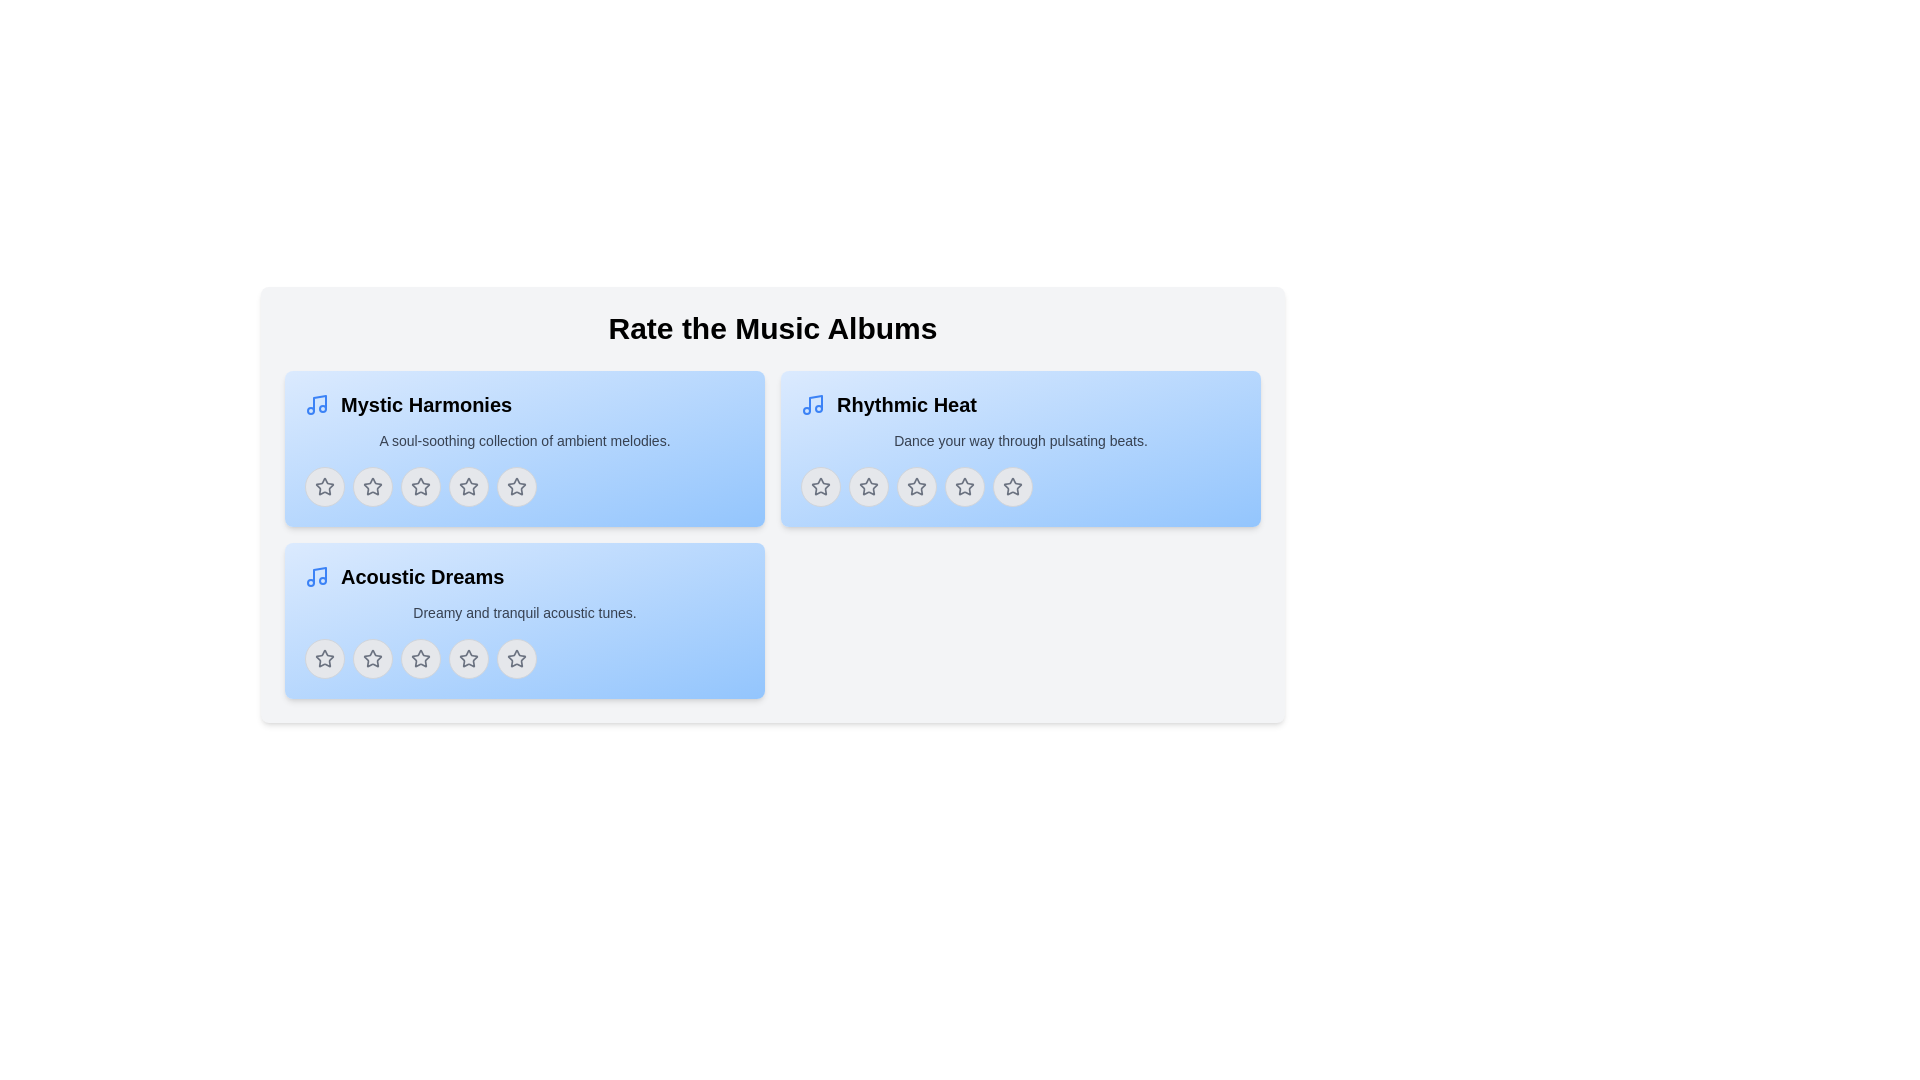  I want to click on the first gray star icon within the rating row for the album 'Rhythmic Heat' to assign a star rating, so click(820, 486).